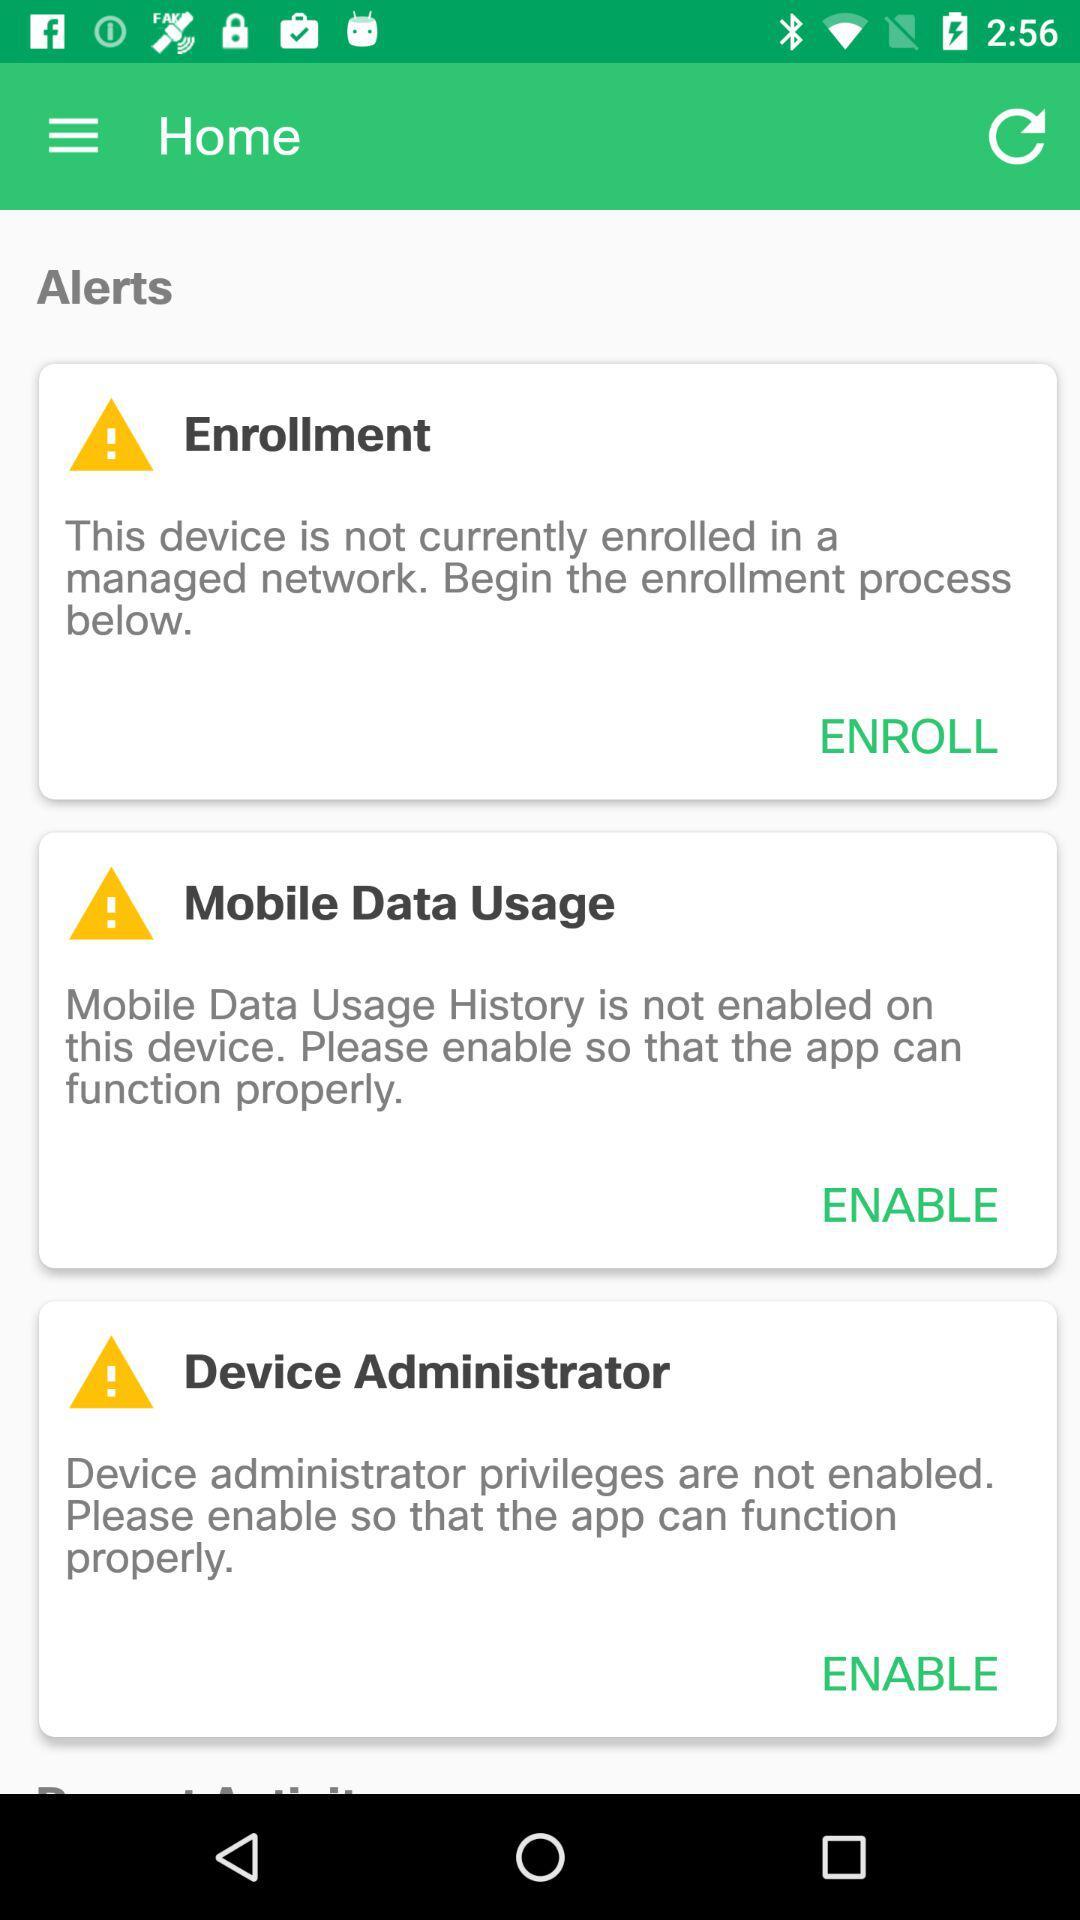  Describe the element at coordinates (1017, 135) in the screenshot. I see `item above the enrollment item` at that location.